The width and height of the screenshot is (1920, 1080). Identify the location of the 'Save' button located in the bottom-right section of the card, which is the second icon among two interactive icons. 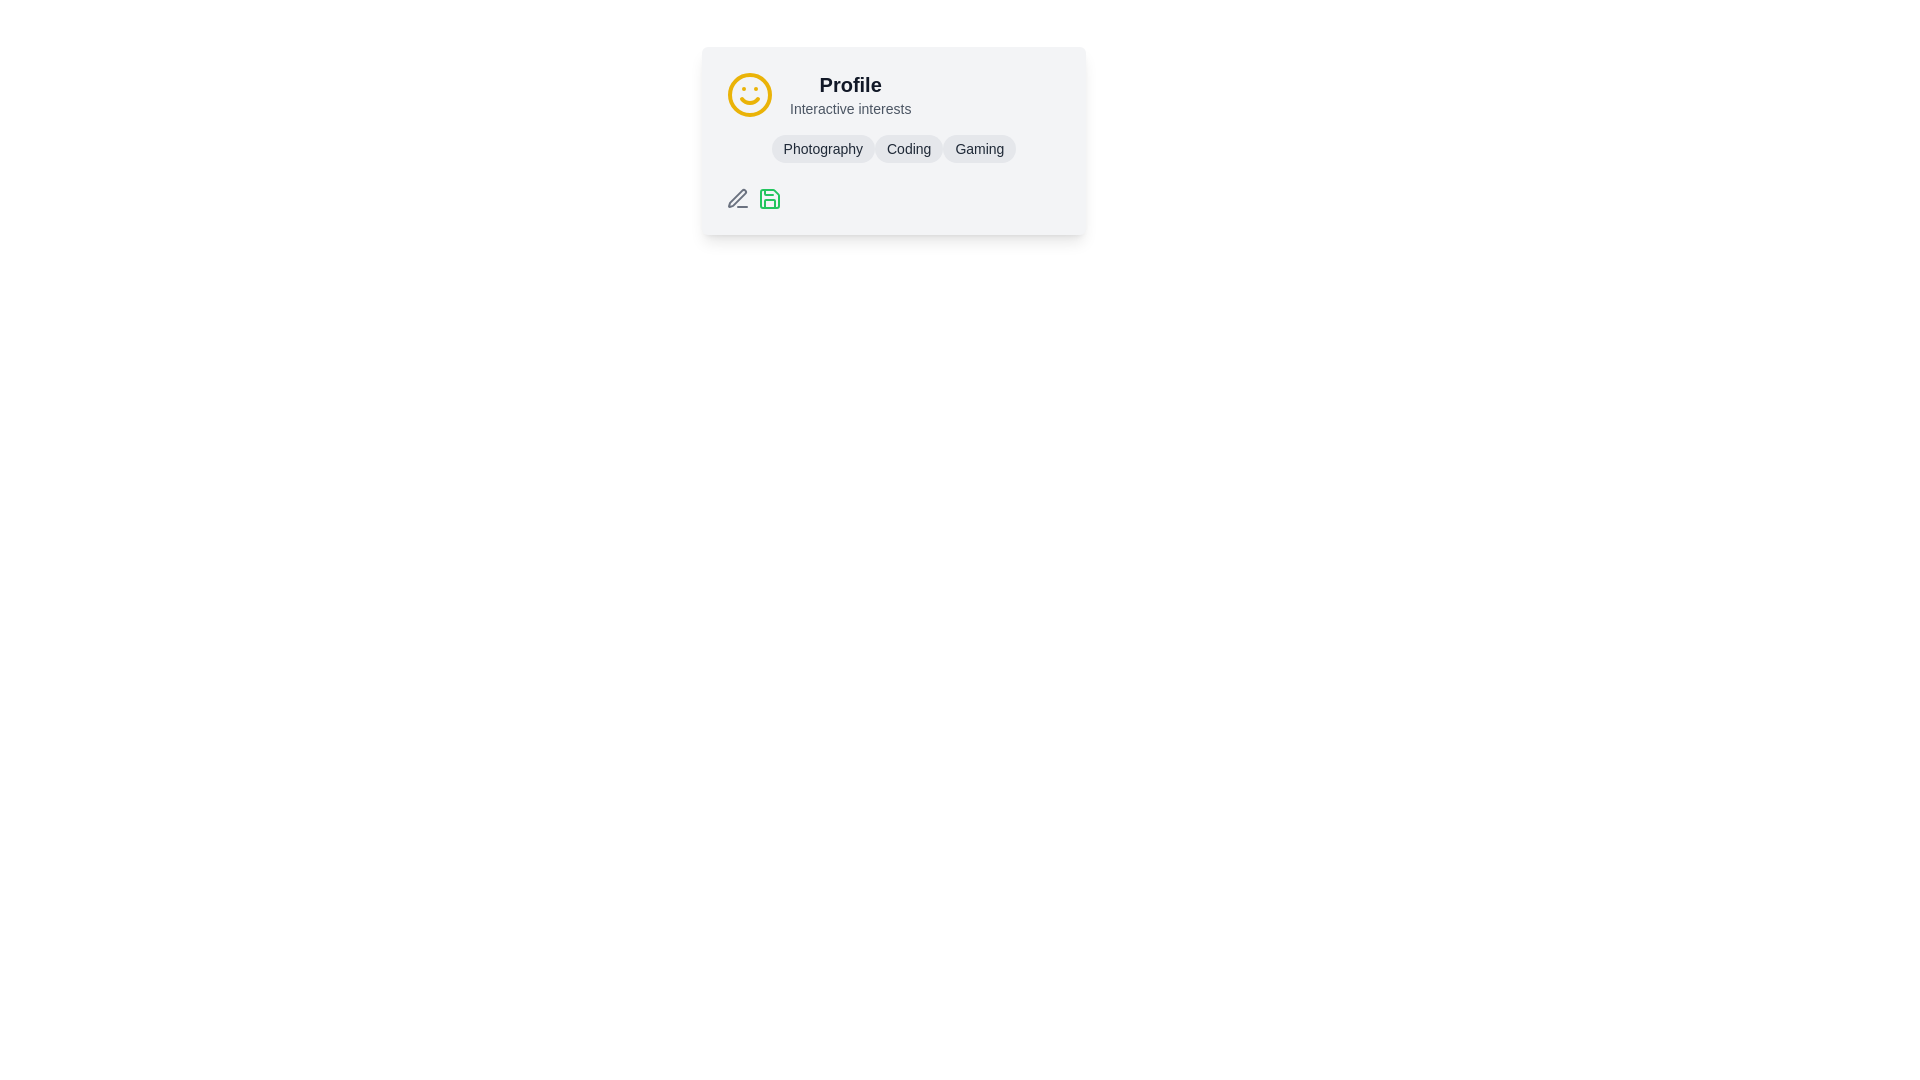
(768, 199).